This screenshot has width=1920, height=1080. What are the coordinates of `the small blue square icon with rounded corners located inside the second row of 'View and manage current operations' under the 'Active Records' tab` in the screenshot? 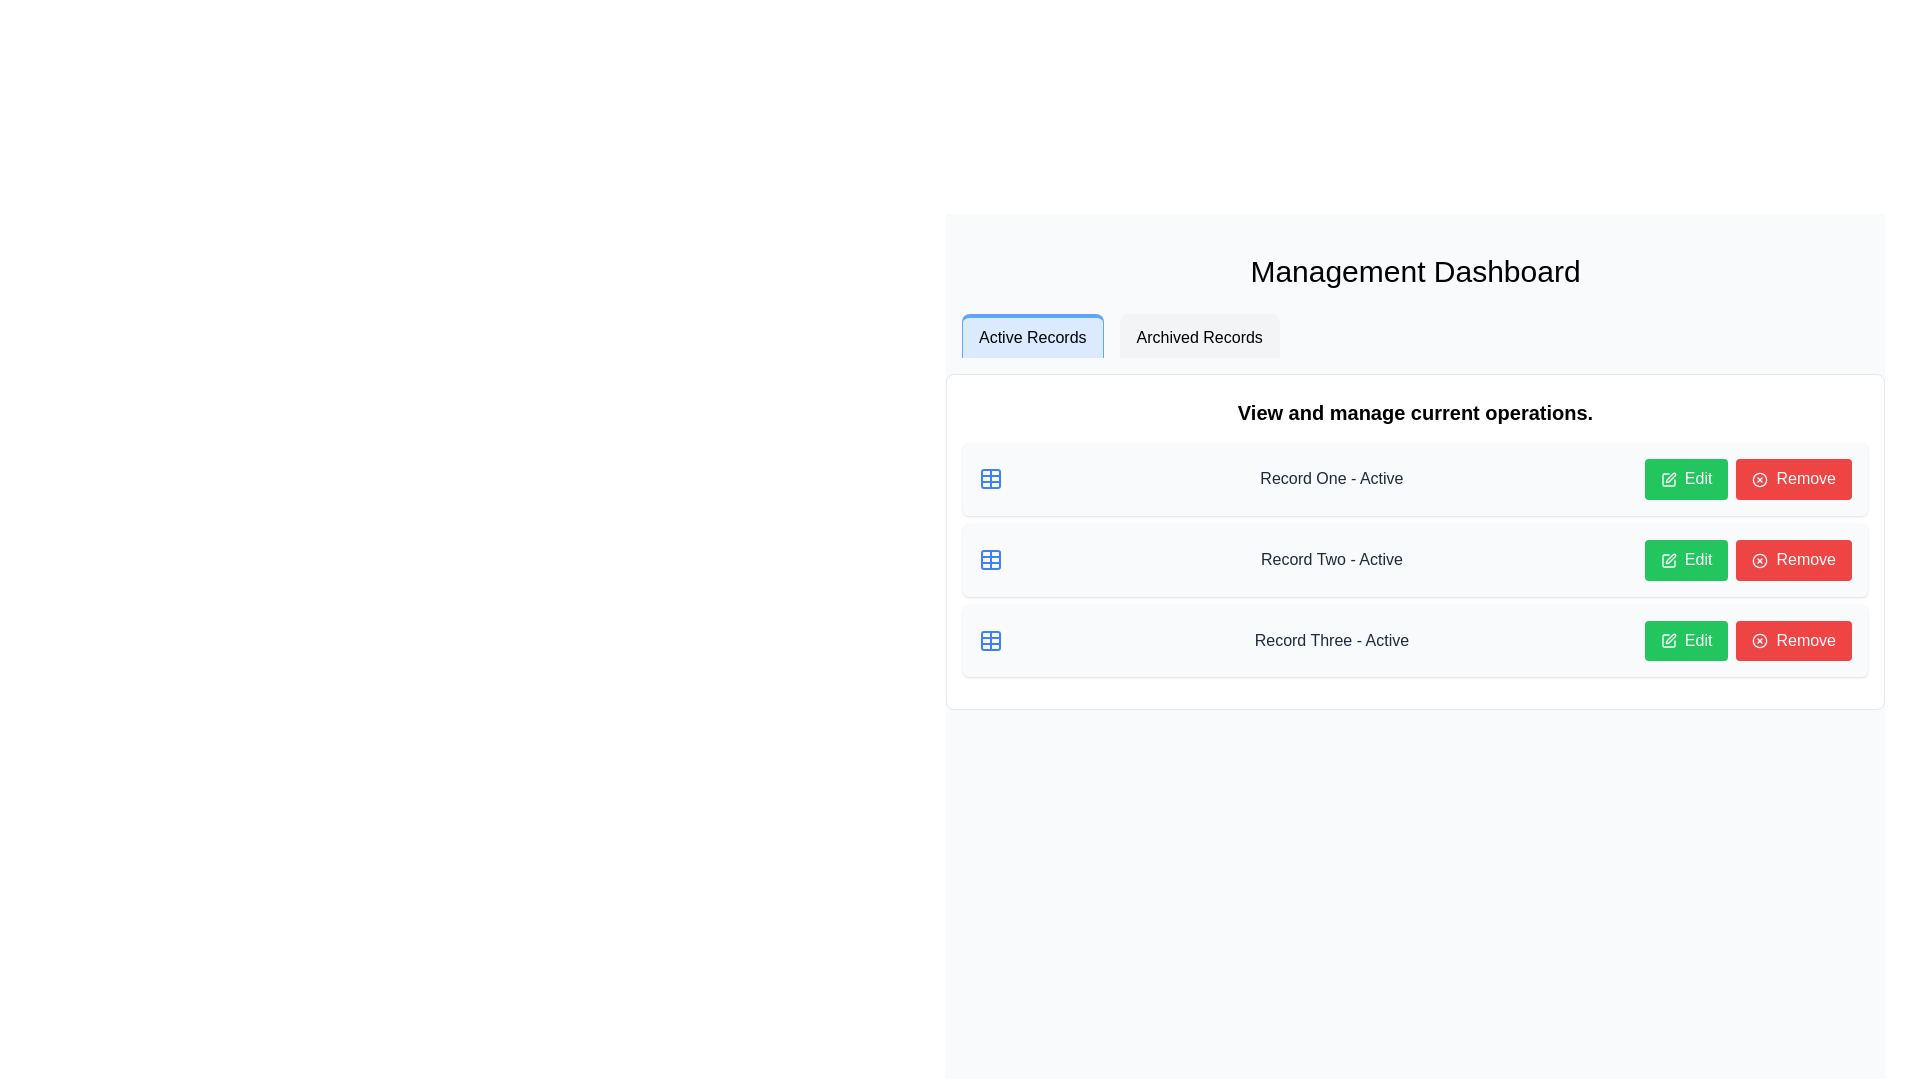 It's located at (990, 559).